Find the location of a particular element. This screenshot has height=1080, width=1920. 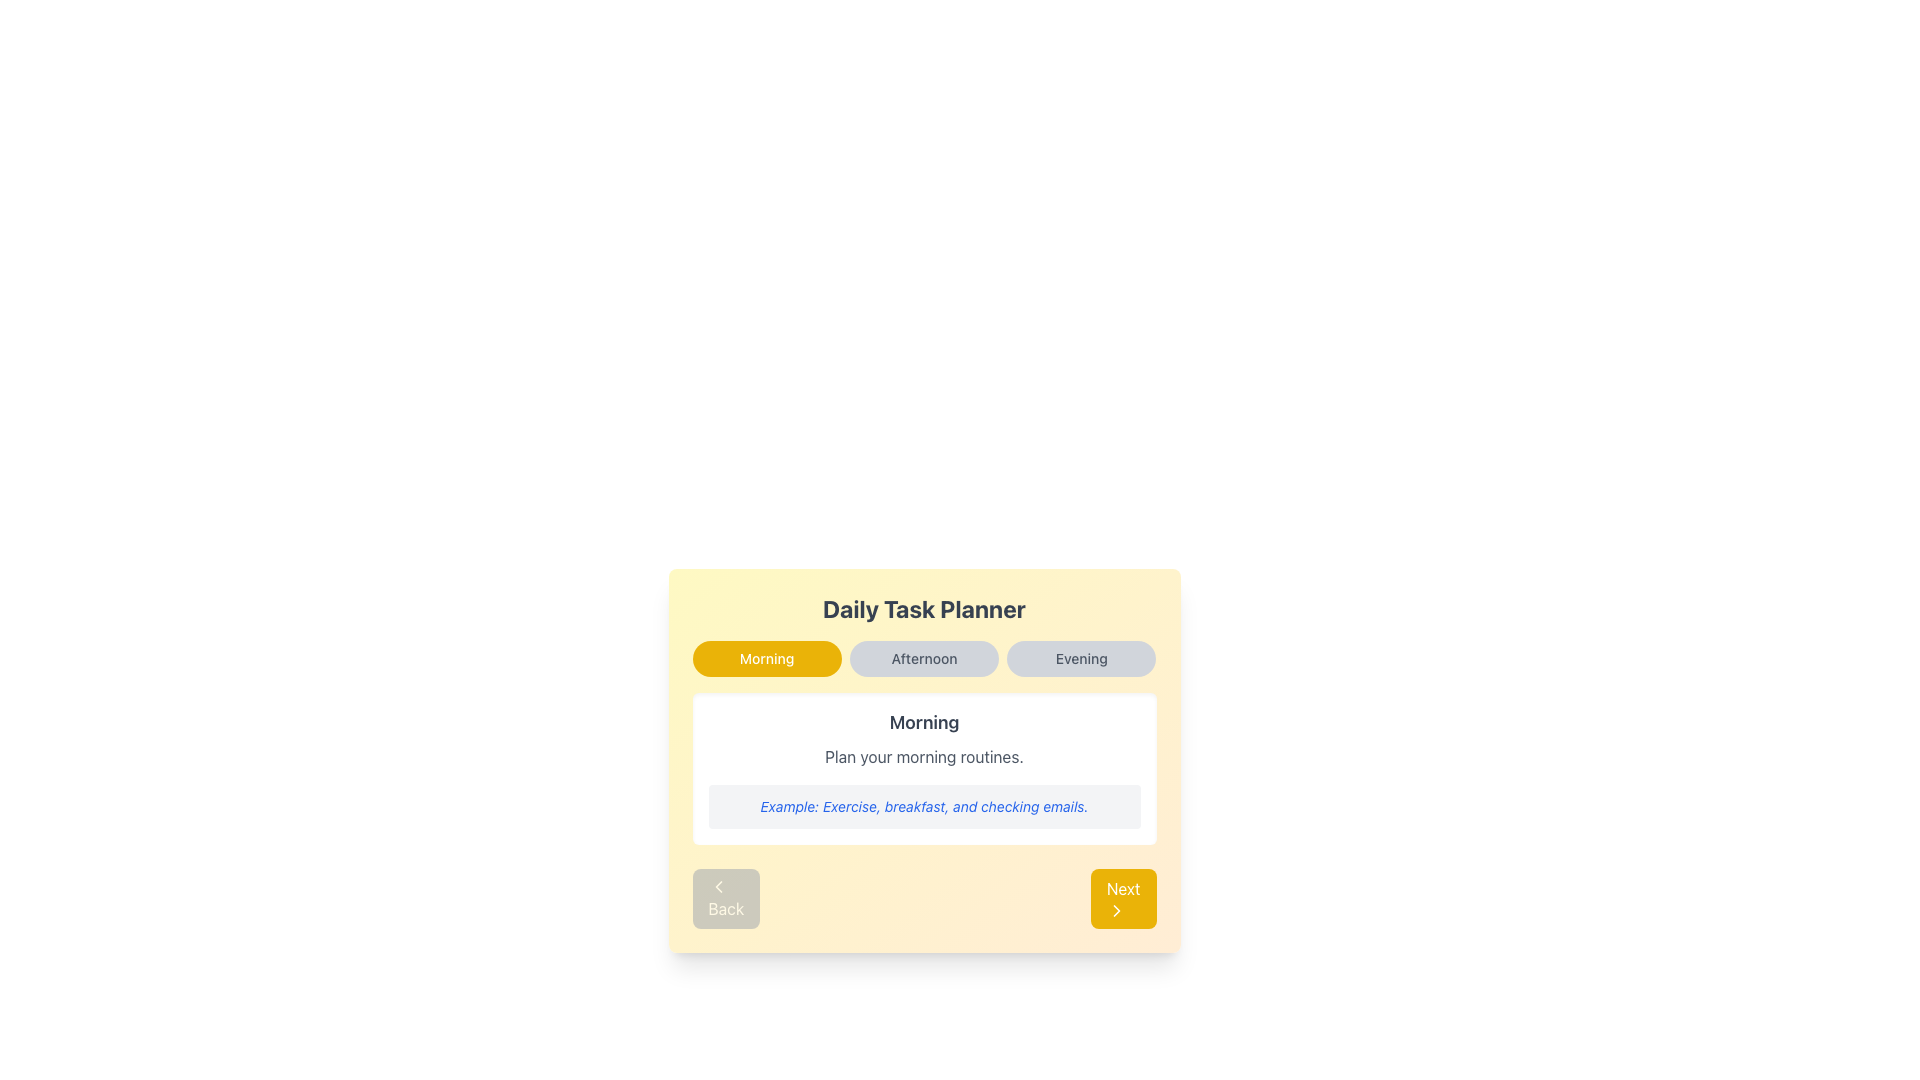

the right-pointing chevron SVG icon which indicates navigational functionality within the 'Next' button at the bottom-right corner of the task planner UI is located at coordinates (1115, 910).